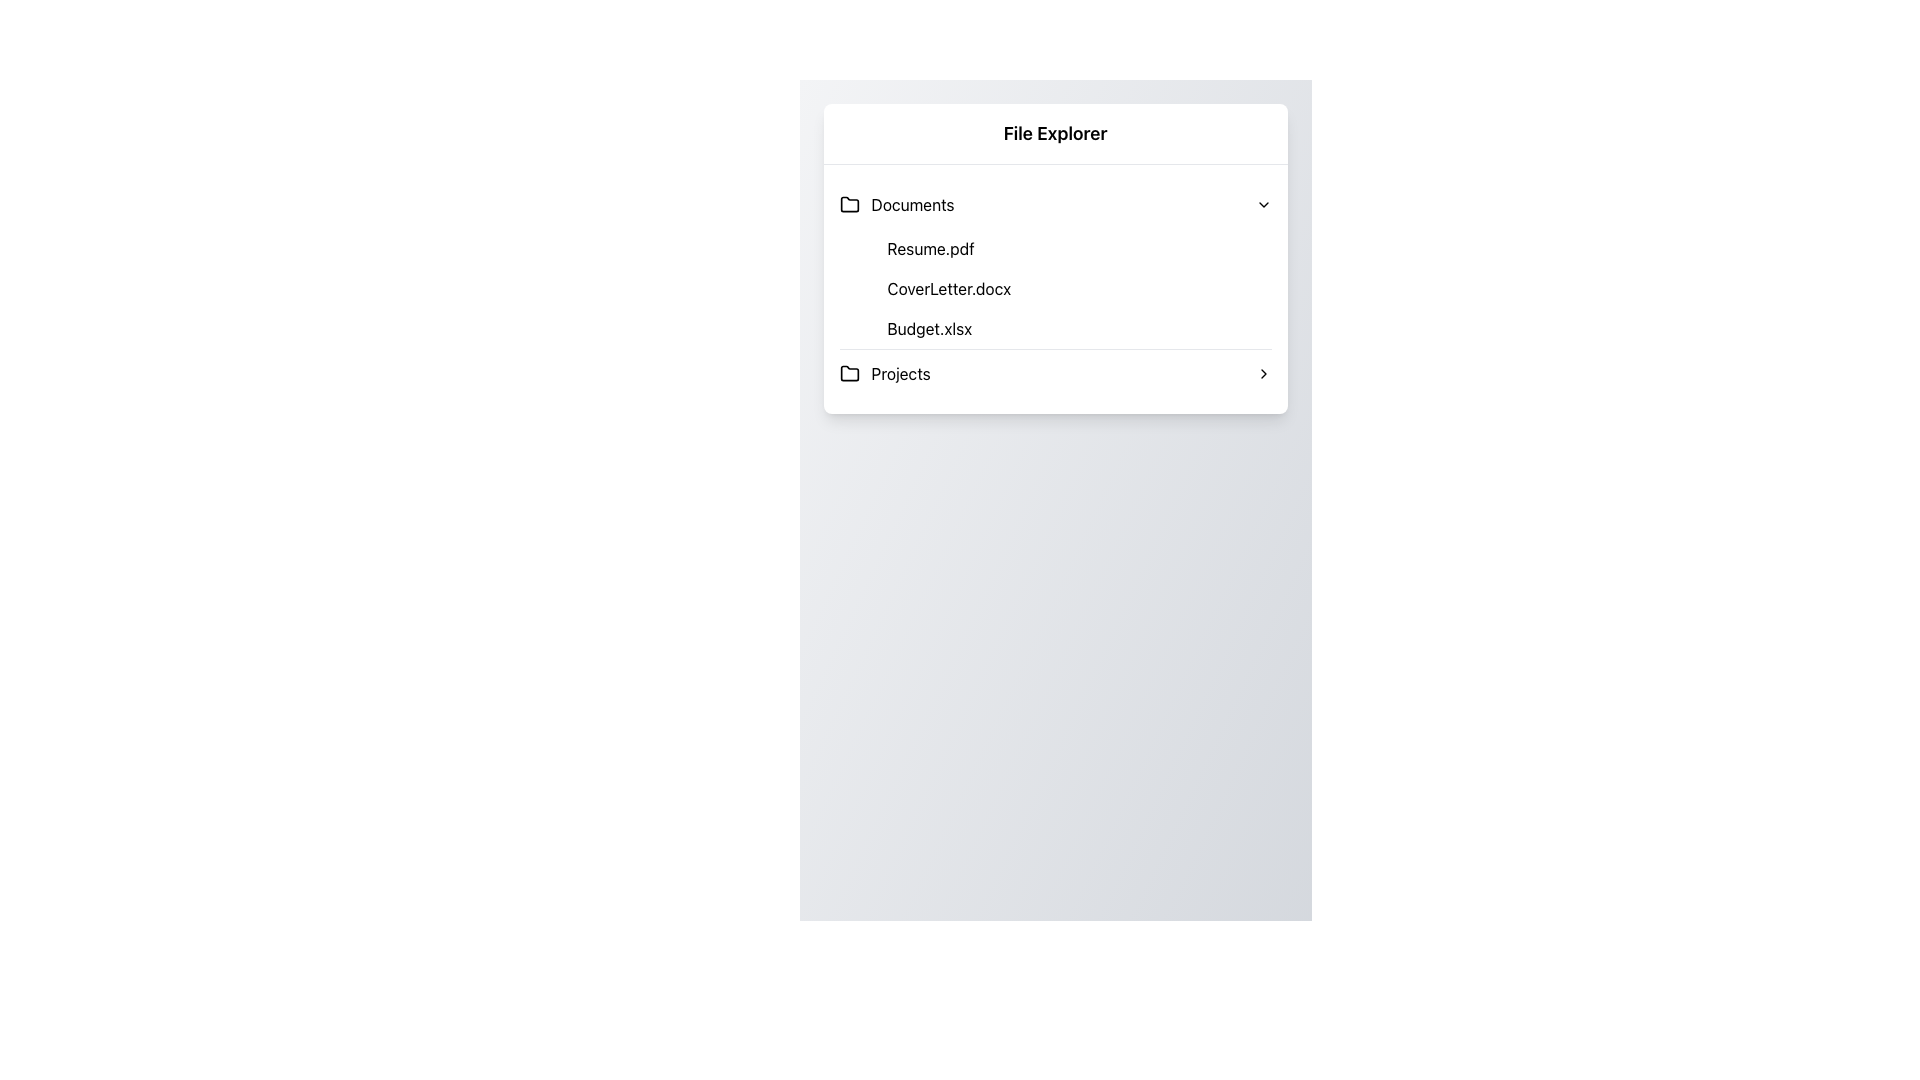  What do you see at coordinates (1054, 374) in the screenshot?
I see `the 'Projects' folder item` at bounding box center [1054, 374].